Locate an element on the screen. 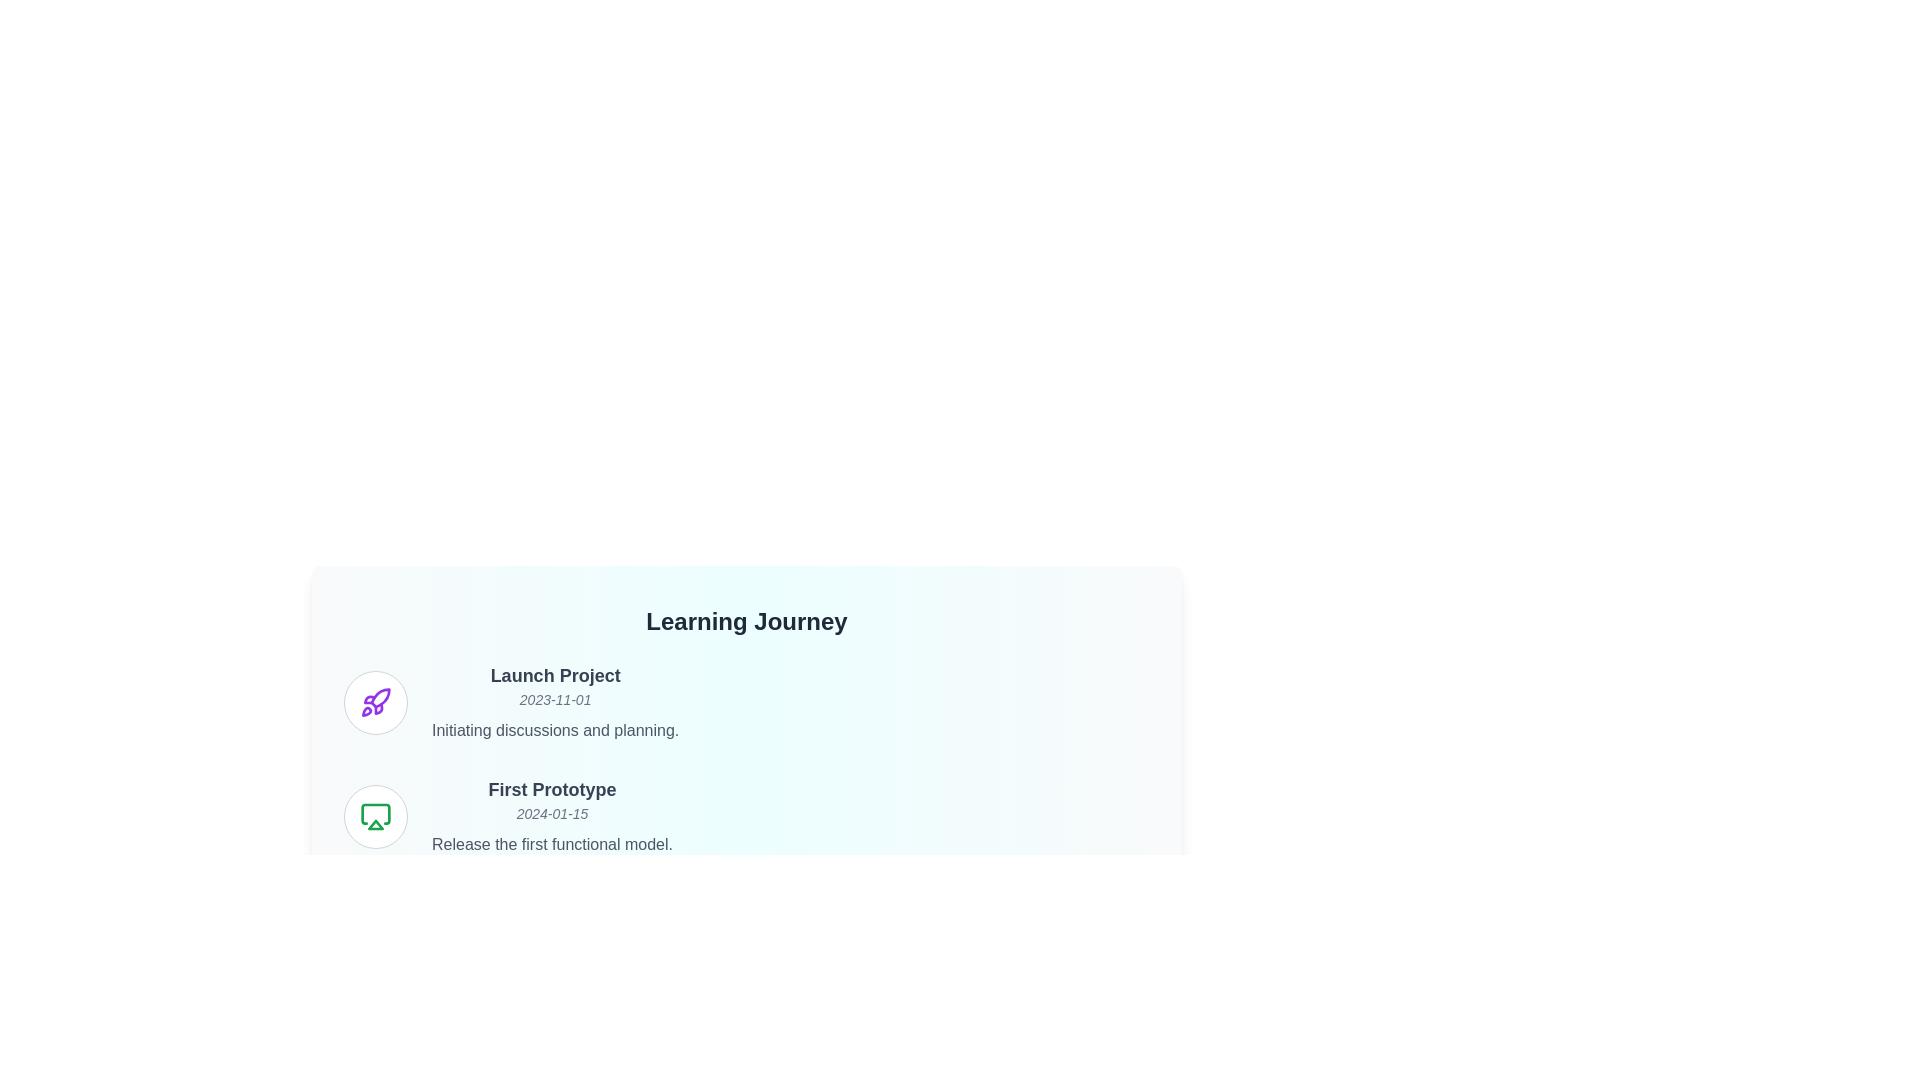  the timestamp text indicating the date '2023-11-01', which is positioned directly under the 'Launch Project' heading is located at coordinates (555, 698).